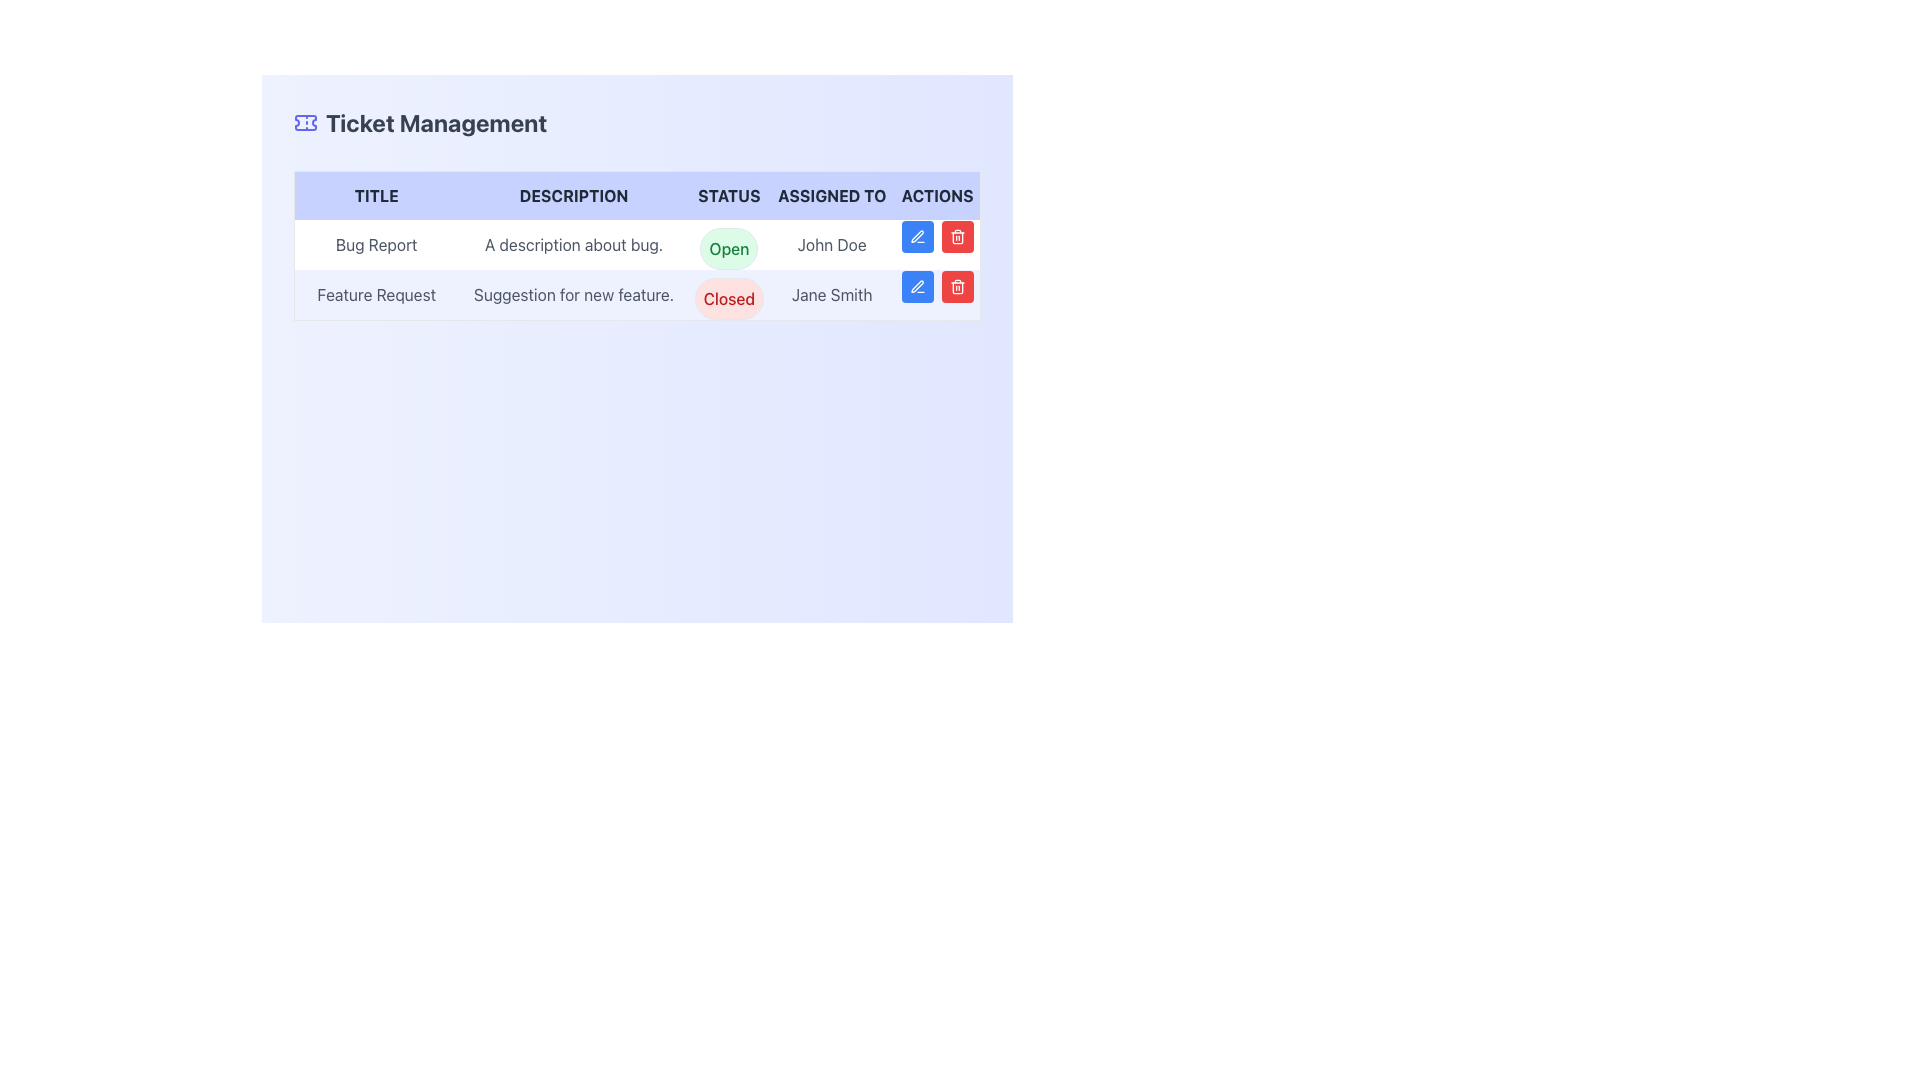 This screenshot has width=1920, height=1080. What do you see at coordinates (305, 123) in the screenshot?
I see `the indigo ticket-shaped icon located at the left side of the 'Ticket Management' header section` at bounding box center [305, 123].